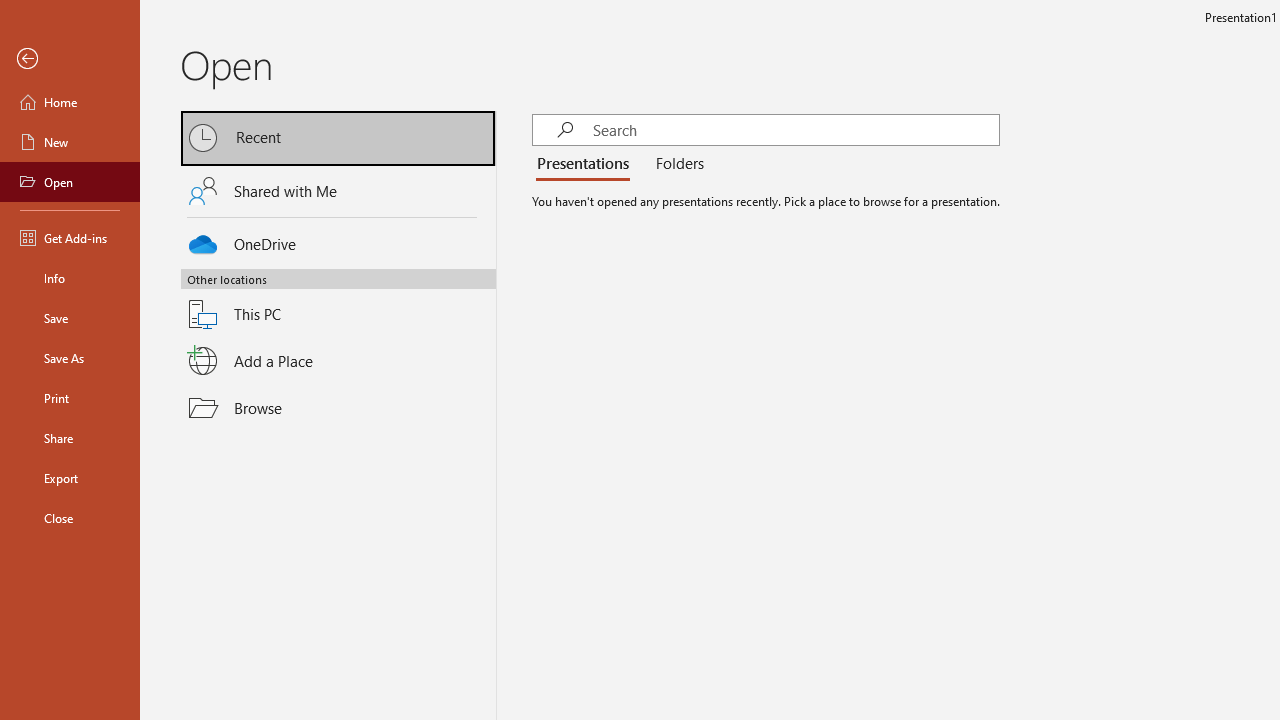 The height and width of the screenshot is (720, 1280). Describe the element at coordinates (69, 398) in the screenshot. I see `'Print'` at that location.